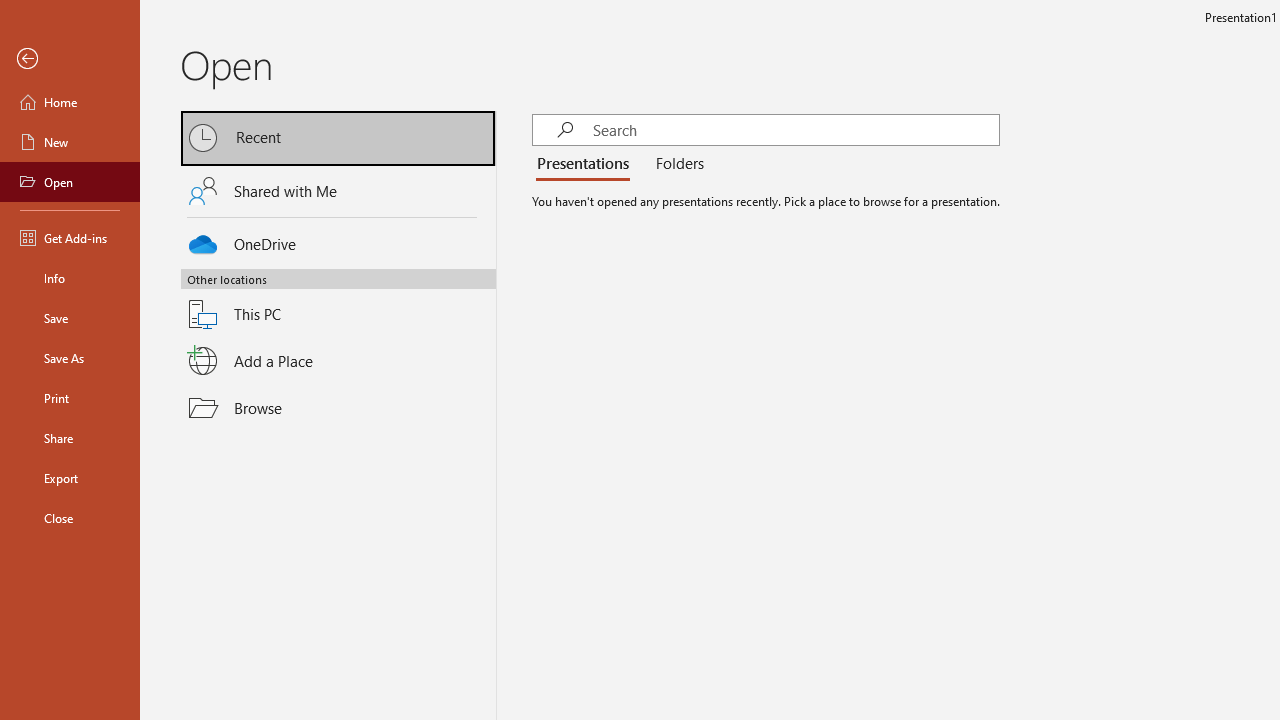 The height and width of the screenshot is (720, 1280). Describe the element at coordinates (69, 398) in the screenshot. I see `'Print'` at that location.